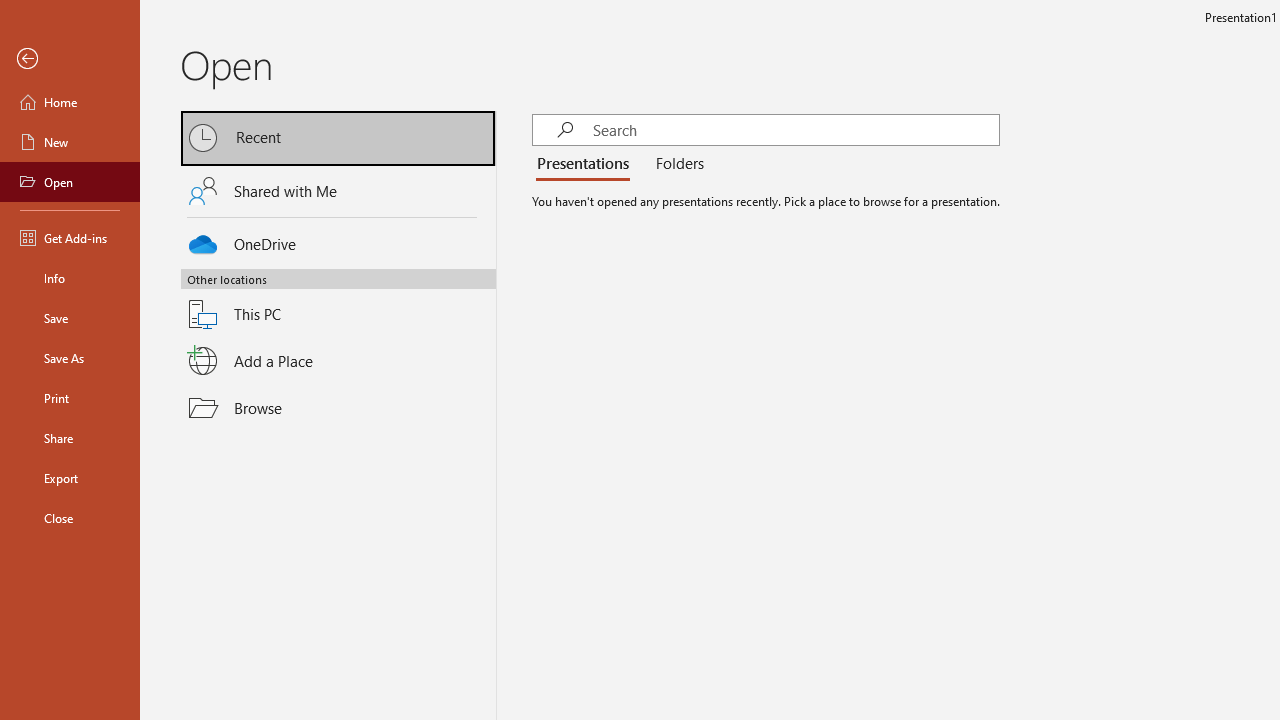 The height and width of the screenshot is (720, 1280). Describe the element at coordinates (69, 398) in the screenshot. I see `'Print'` at that location.